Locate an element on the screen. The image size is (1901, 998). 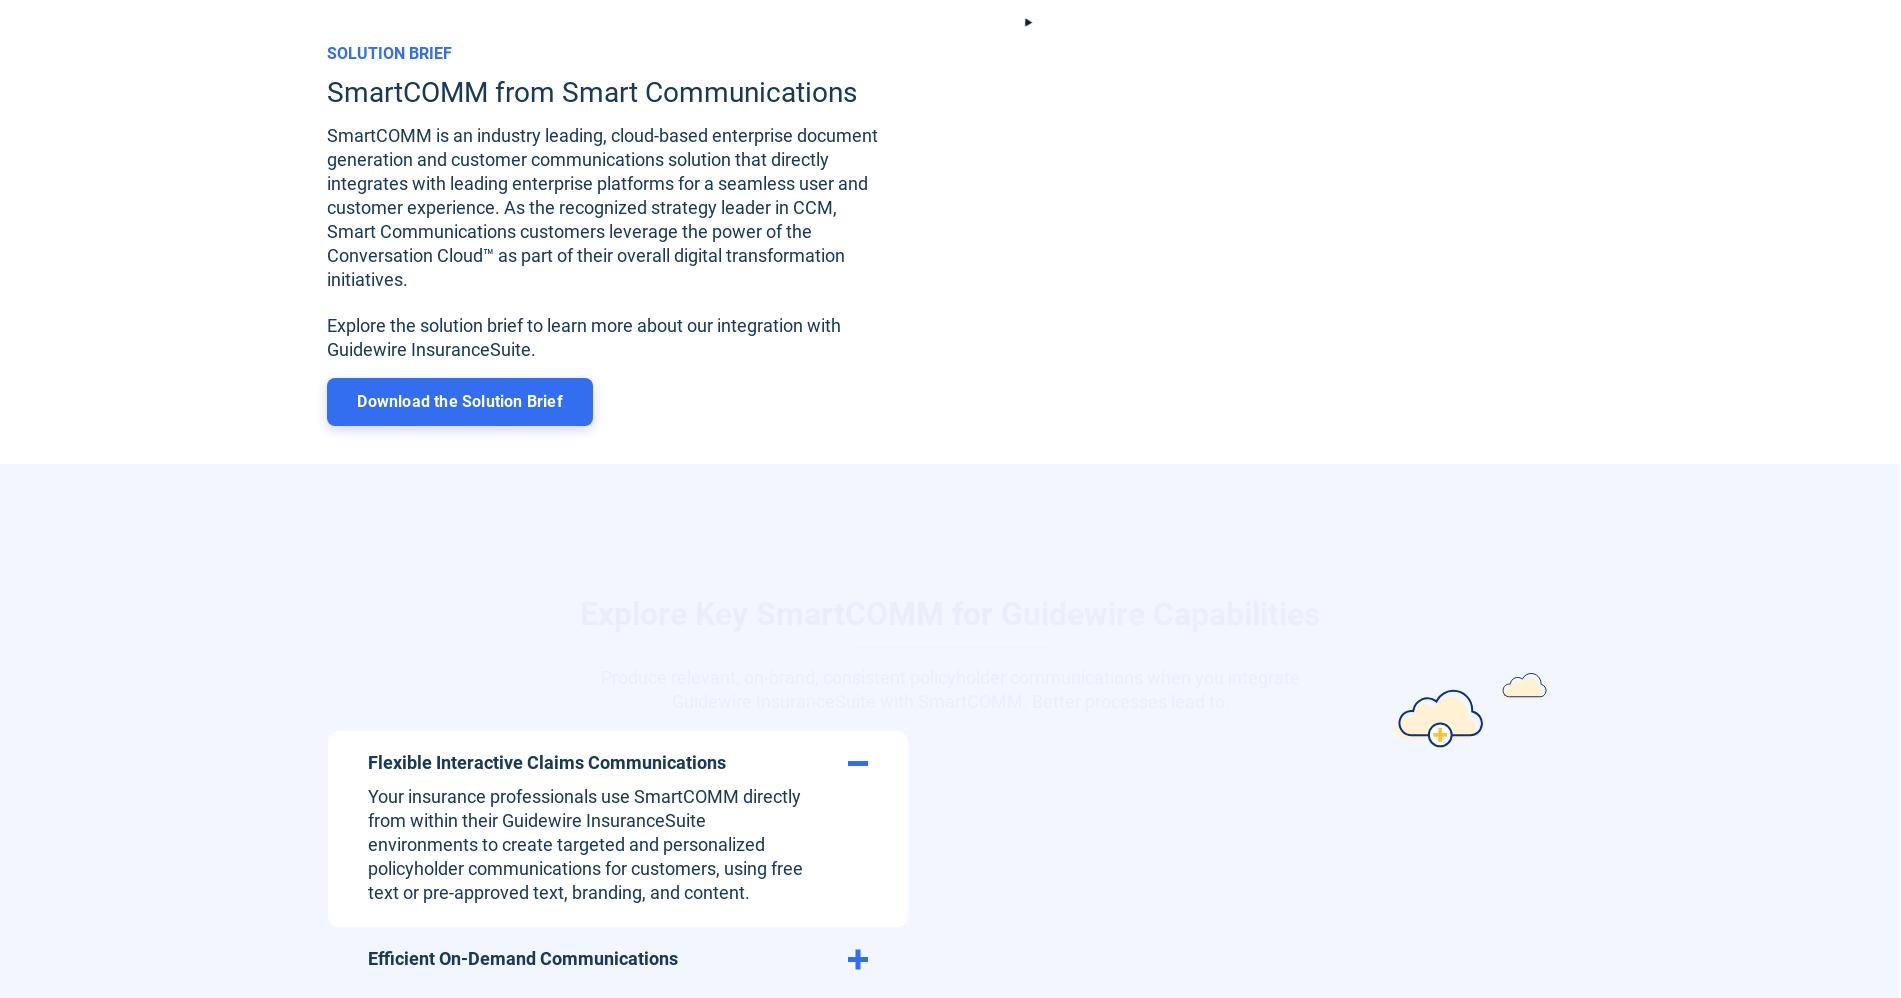
'Efficient On-Demand Communications' is located at coordinates (366, 956).